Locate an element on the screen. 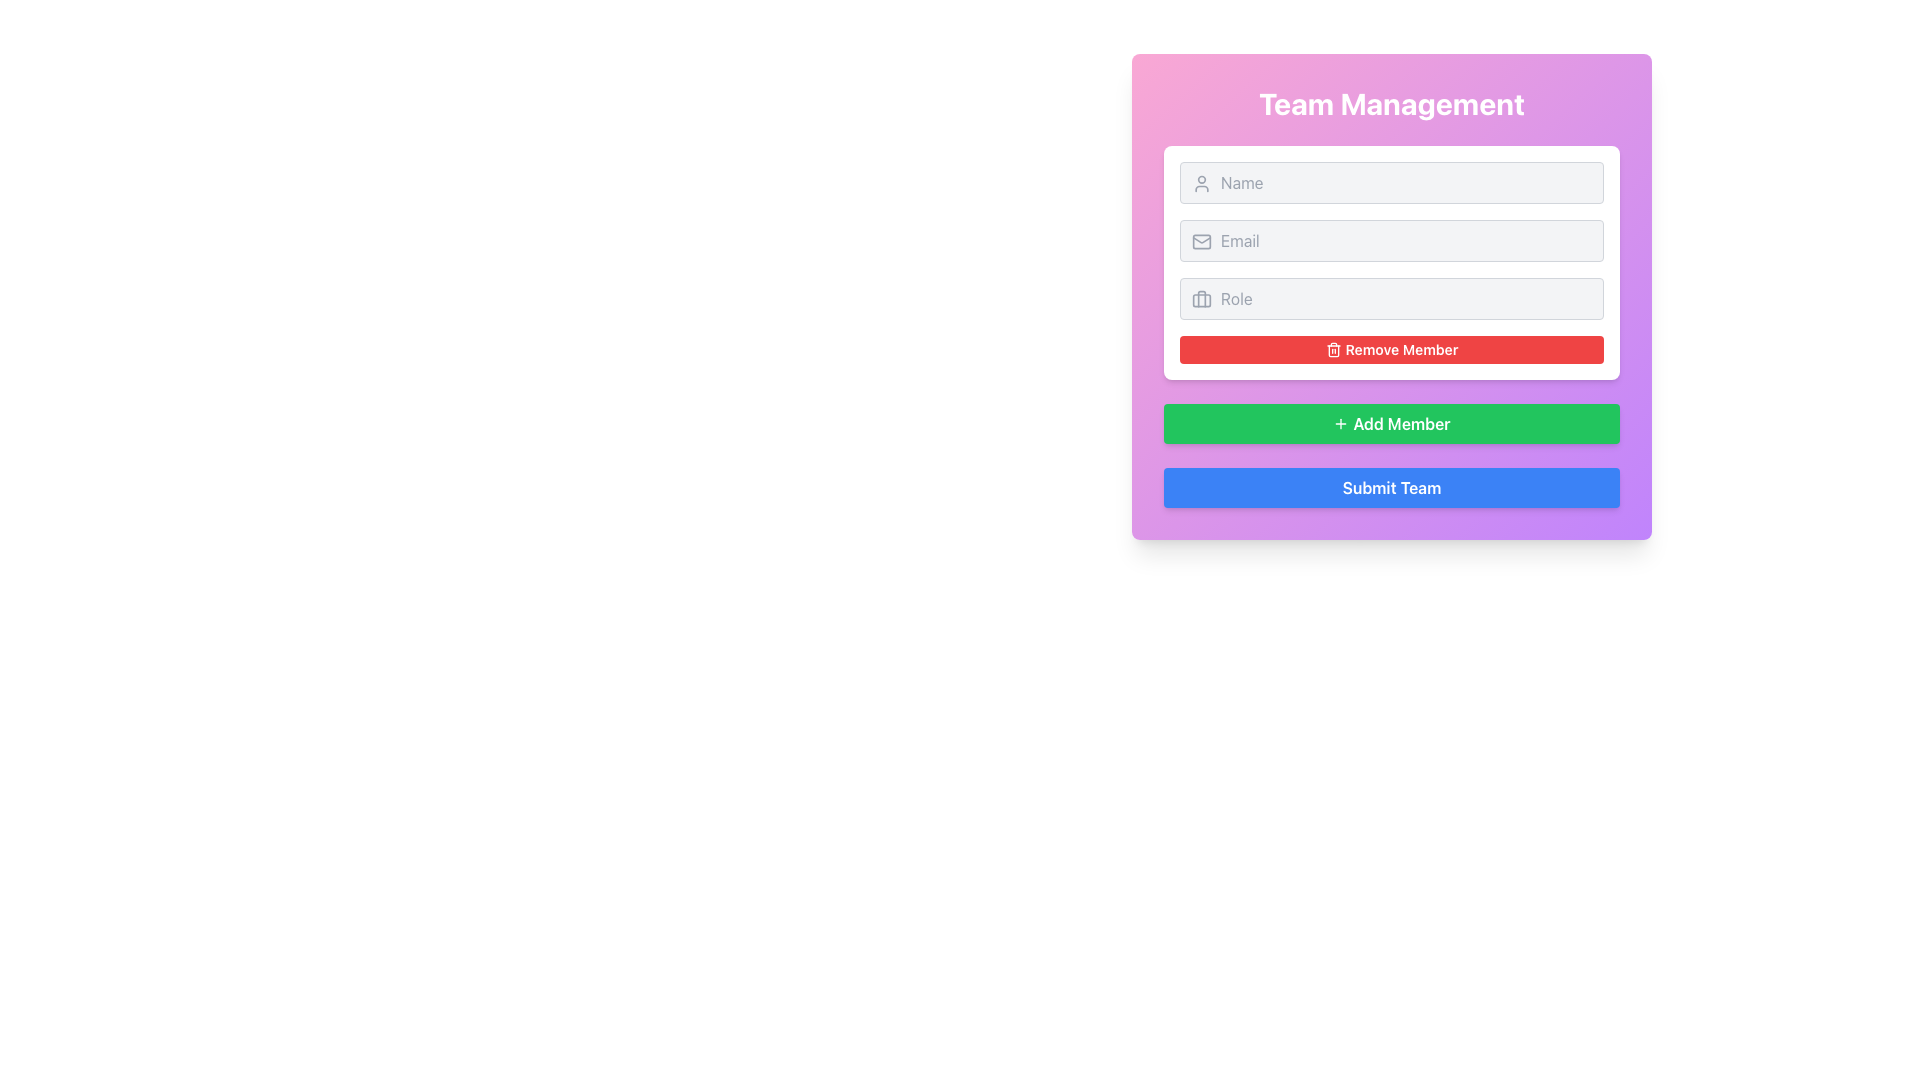 The height and width of the screenshot is (1080, 1920). the envelope-shaped SVG graphic icon located within the 'Email' input field of the 'Team Management' form is located at coordinates (1200, 241).